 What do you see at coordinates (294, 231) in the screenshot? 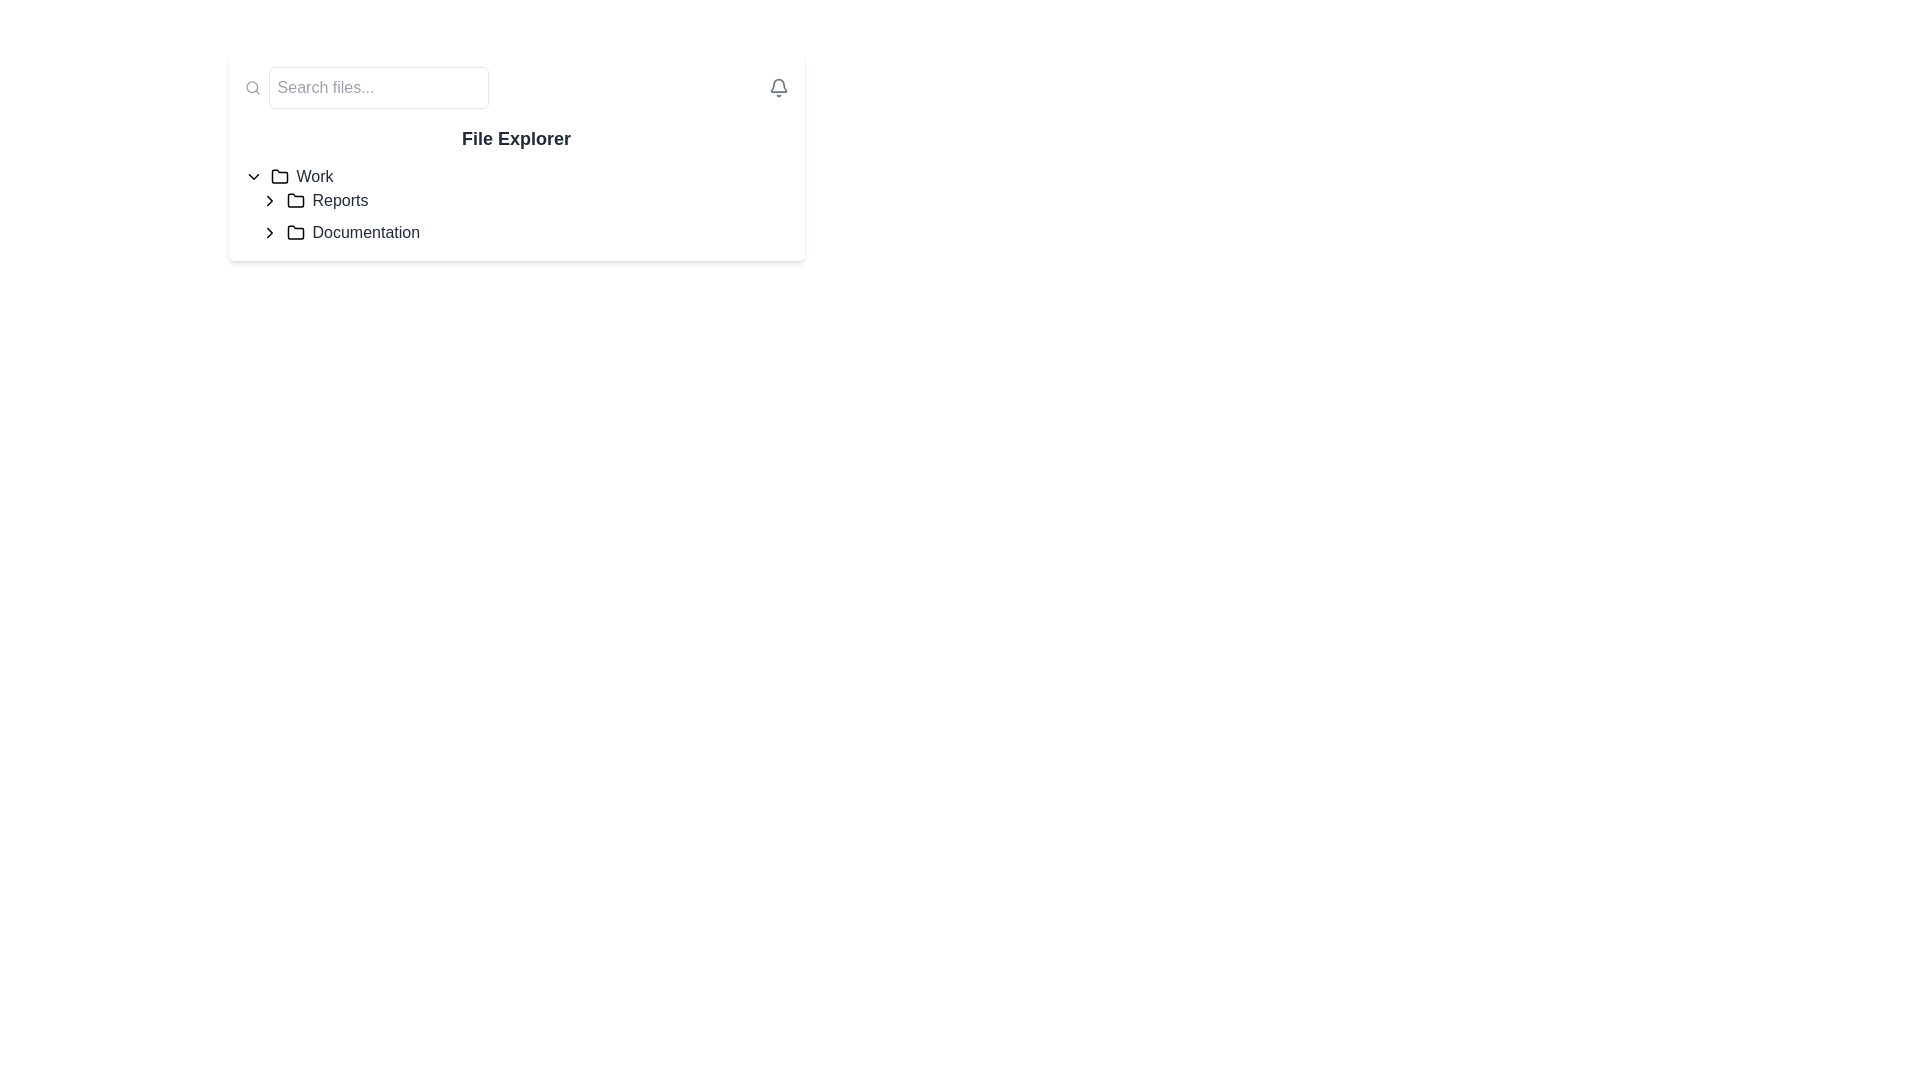
I see `the folder icon that represents a directory in the file navigation interface, located to the left of the text 'Documentation'` at bounding box center [294, 231].